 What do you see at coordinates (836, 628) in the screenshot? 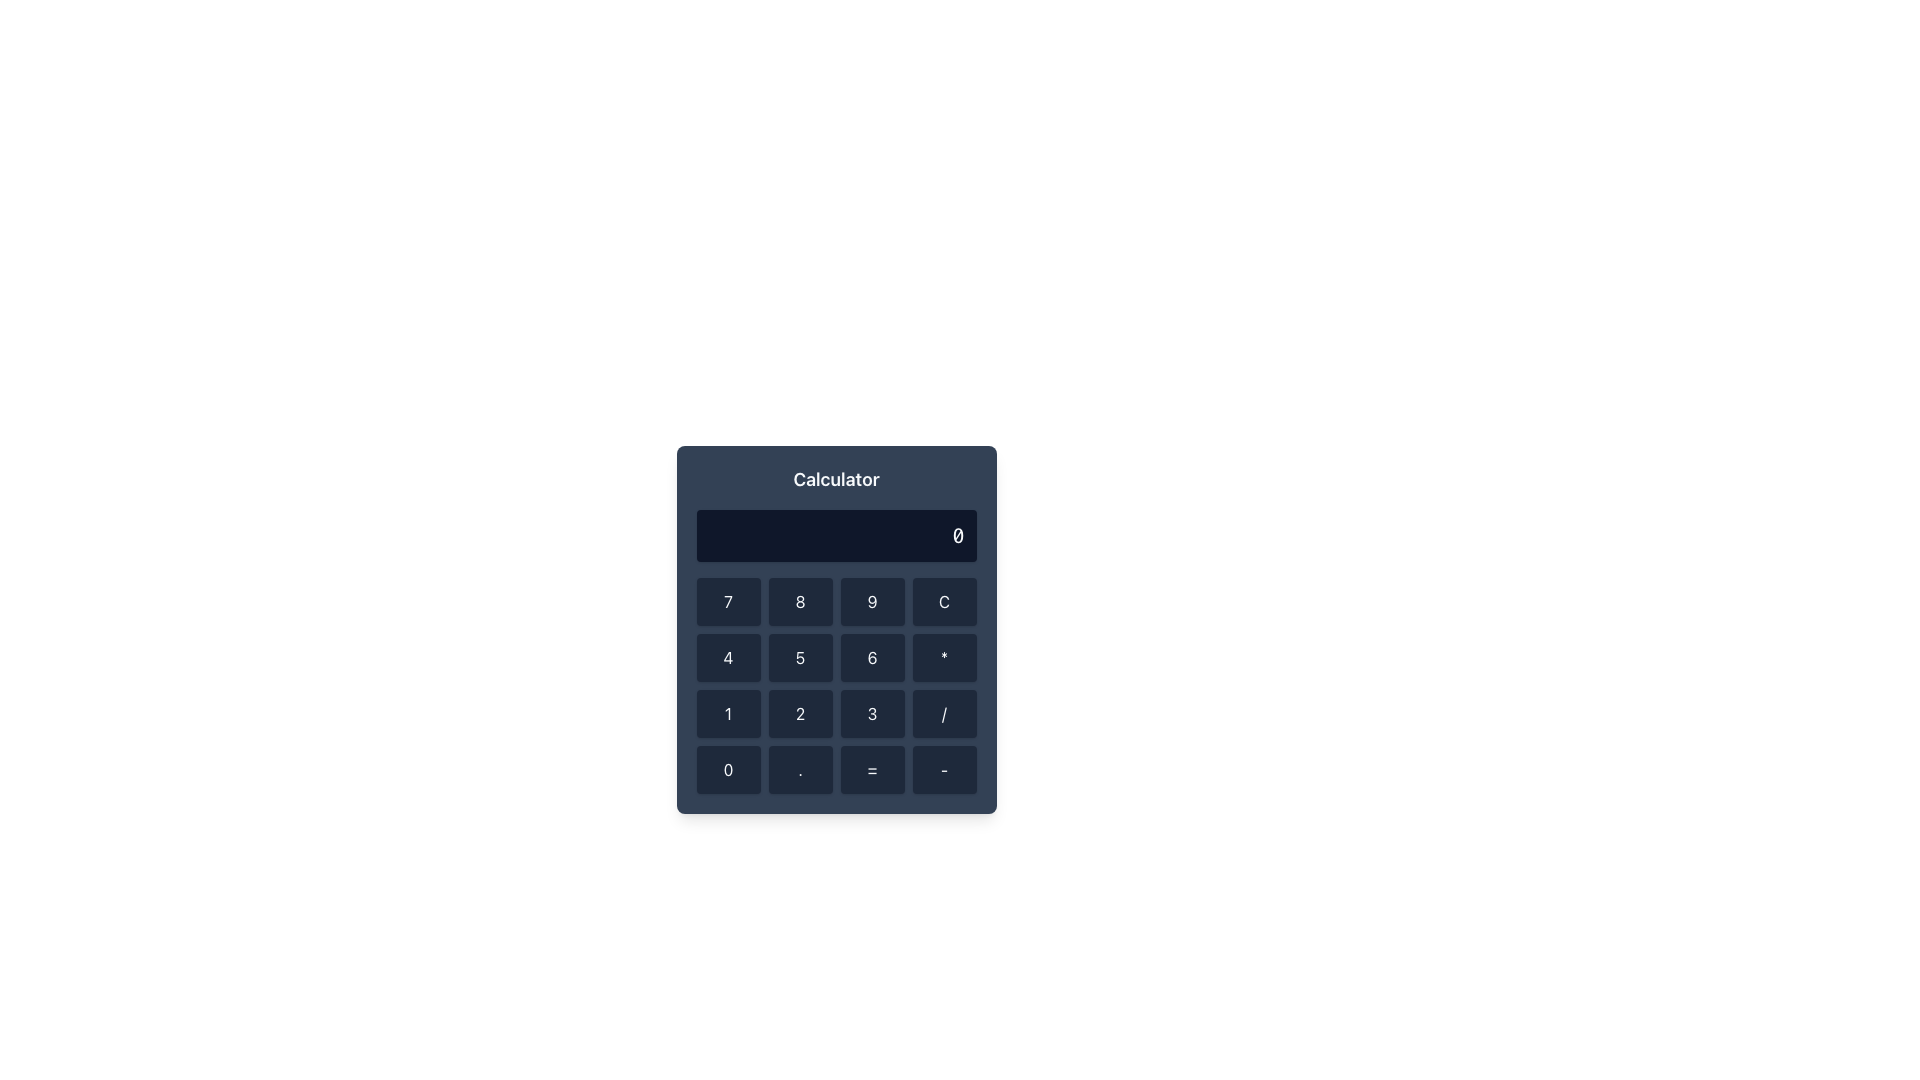
I see `the button on the Interactive Calculator Interface to receive visual feedback` at bounding box center [836, 628].